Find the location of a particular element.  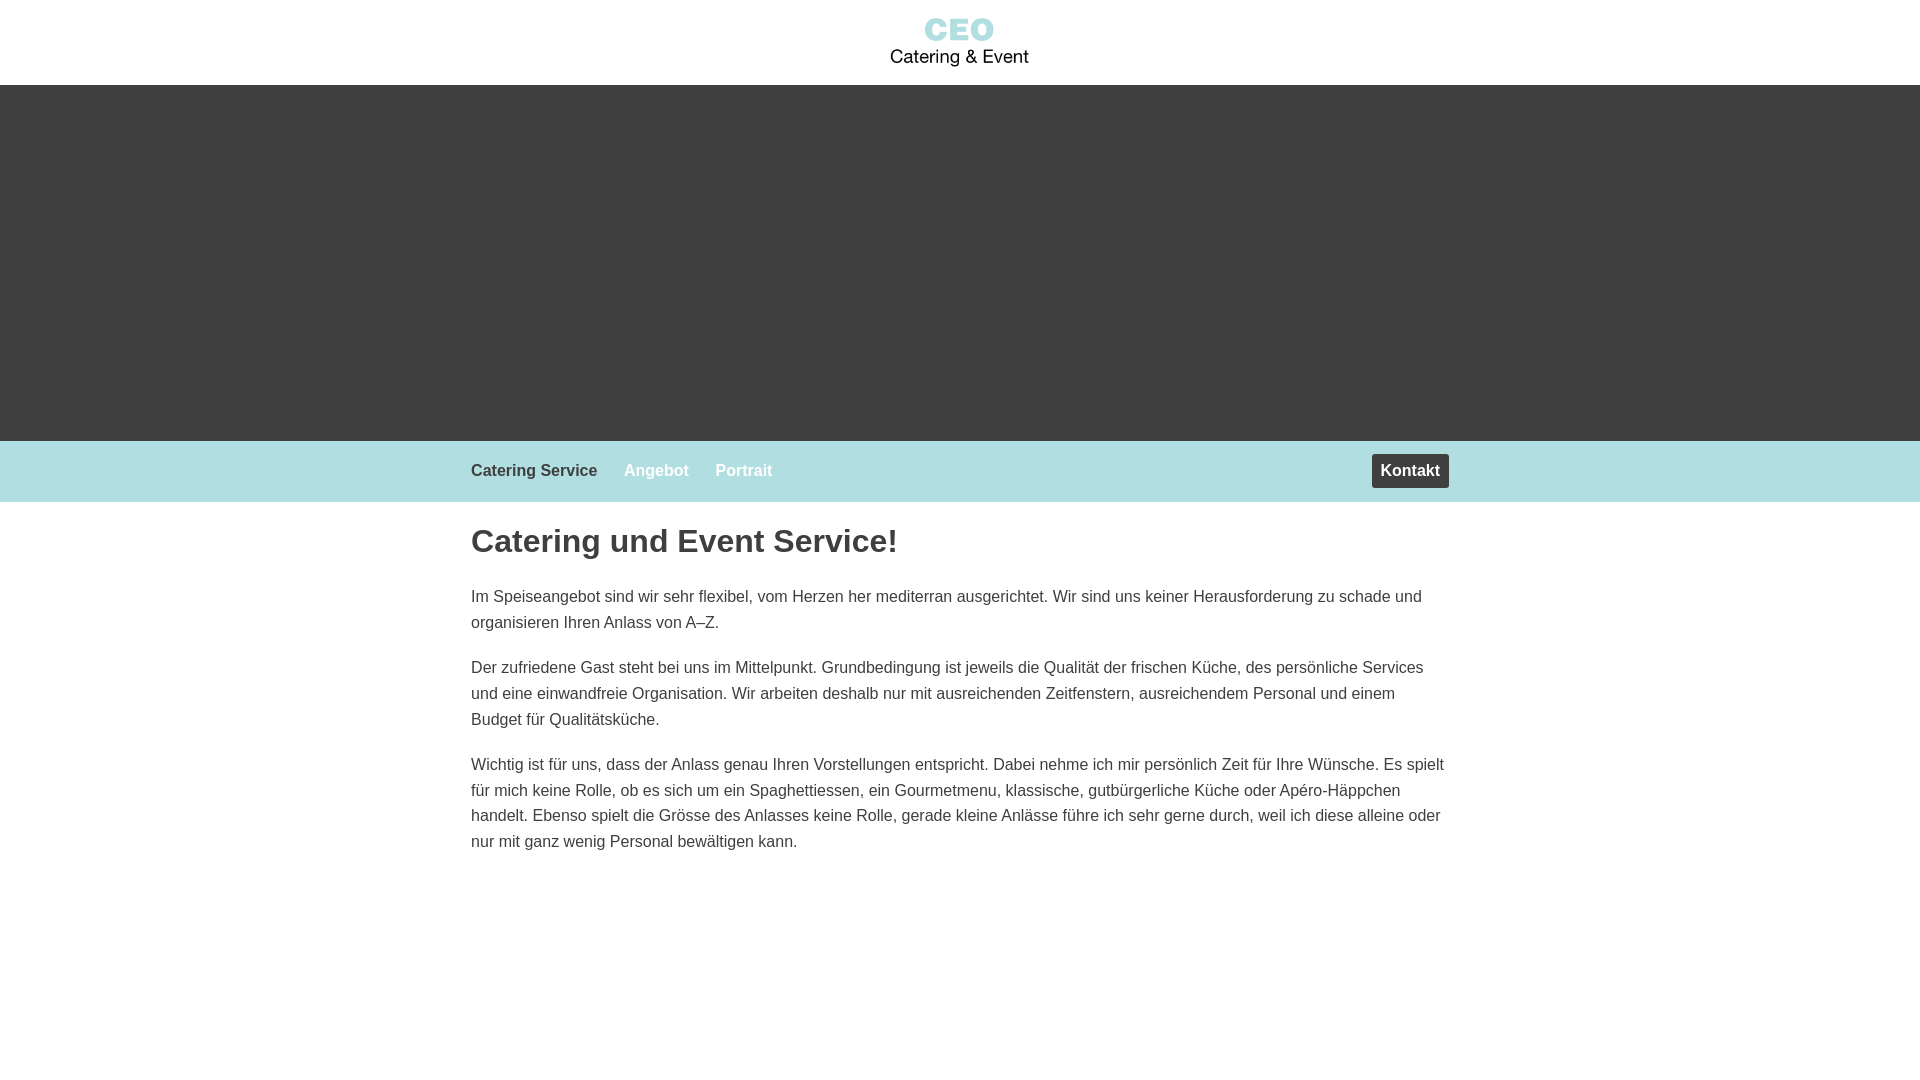

'Angebot' is located at coordinates (661, 470).